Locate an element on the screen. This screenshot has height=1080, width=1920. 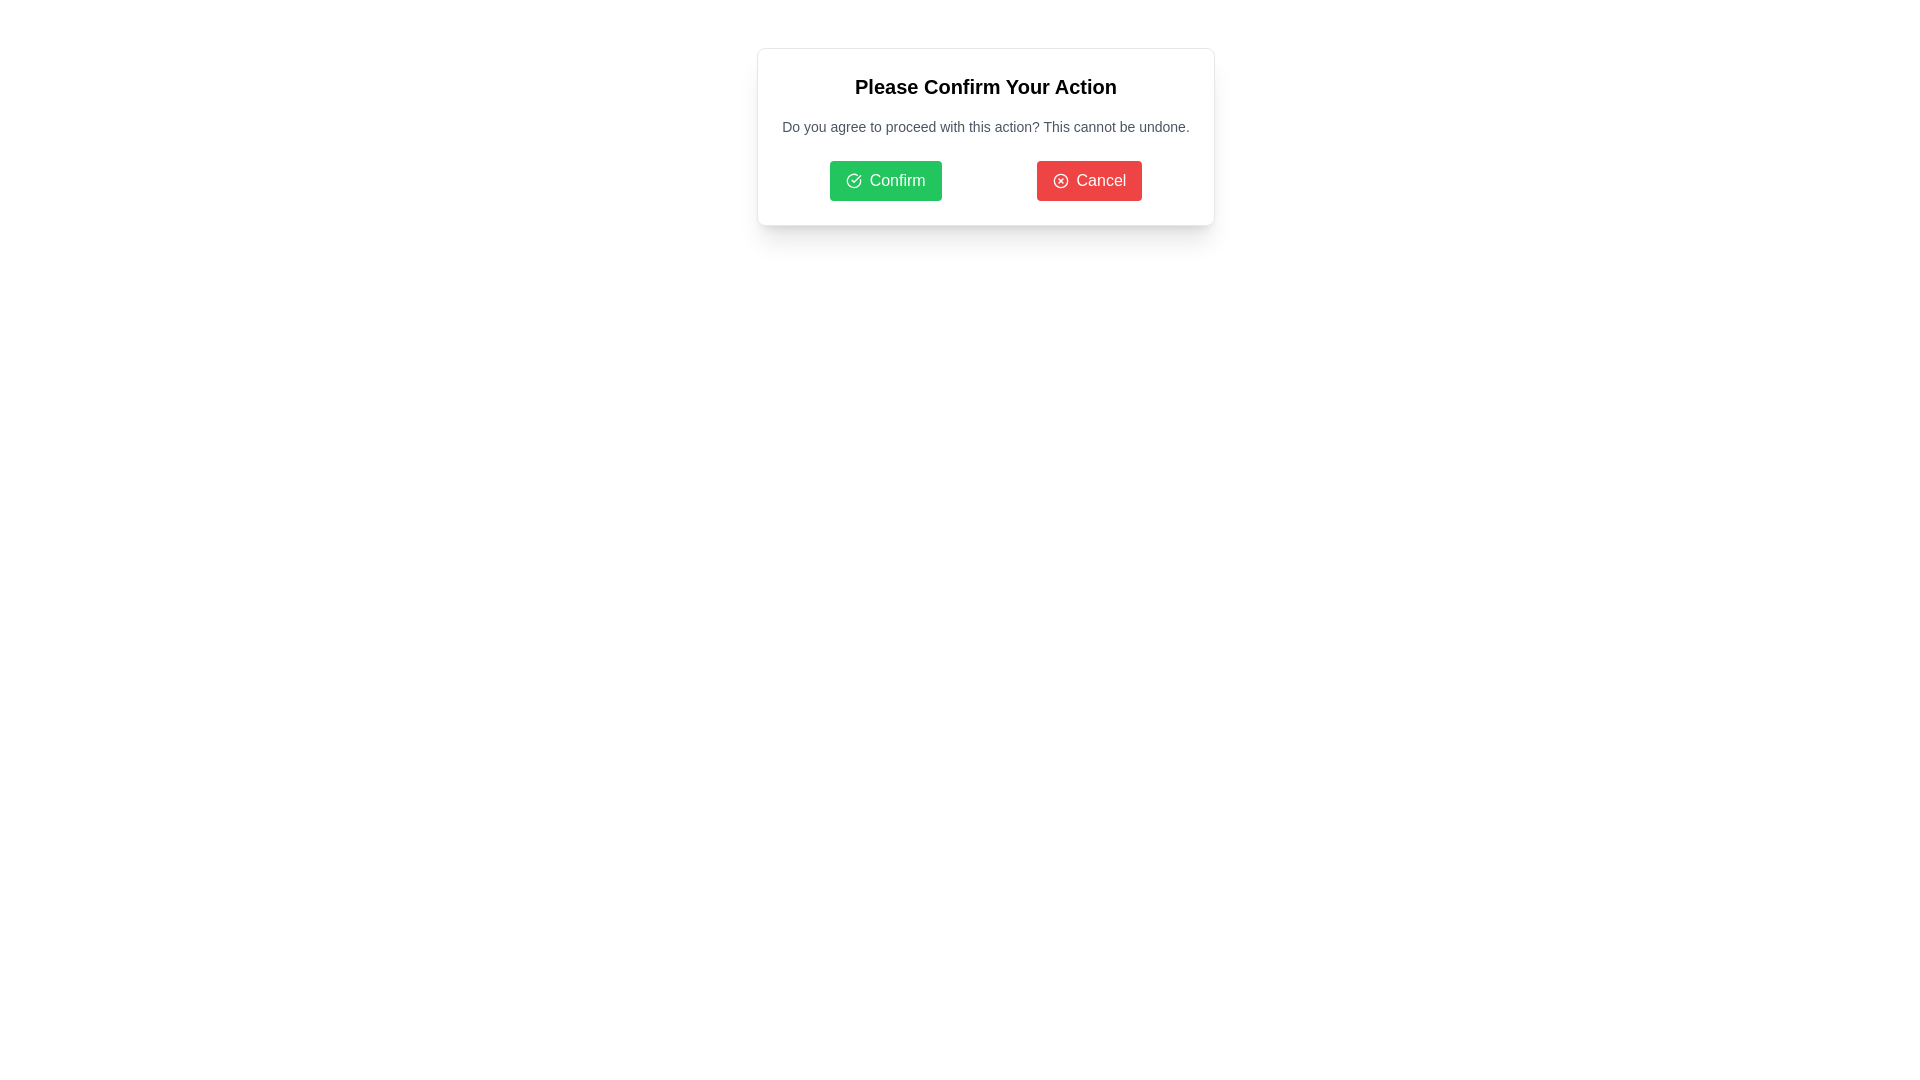
the circular checkmark icon located inside the green 'Confirm' button in the dialog box is located at coordinates (853, 181).